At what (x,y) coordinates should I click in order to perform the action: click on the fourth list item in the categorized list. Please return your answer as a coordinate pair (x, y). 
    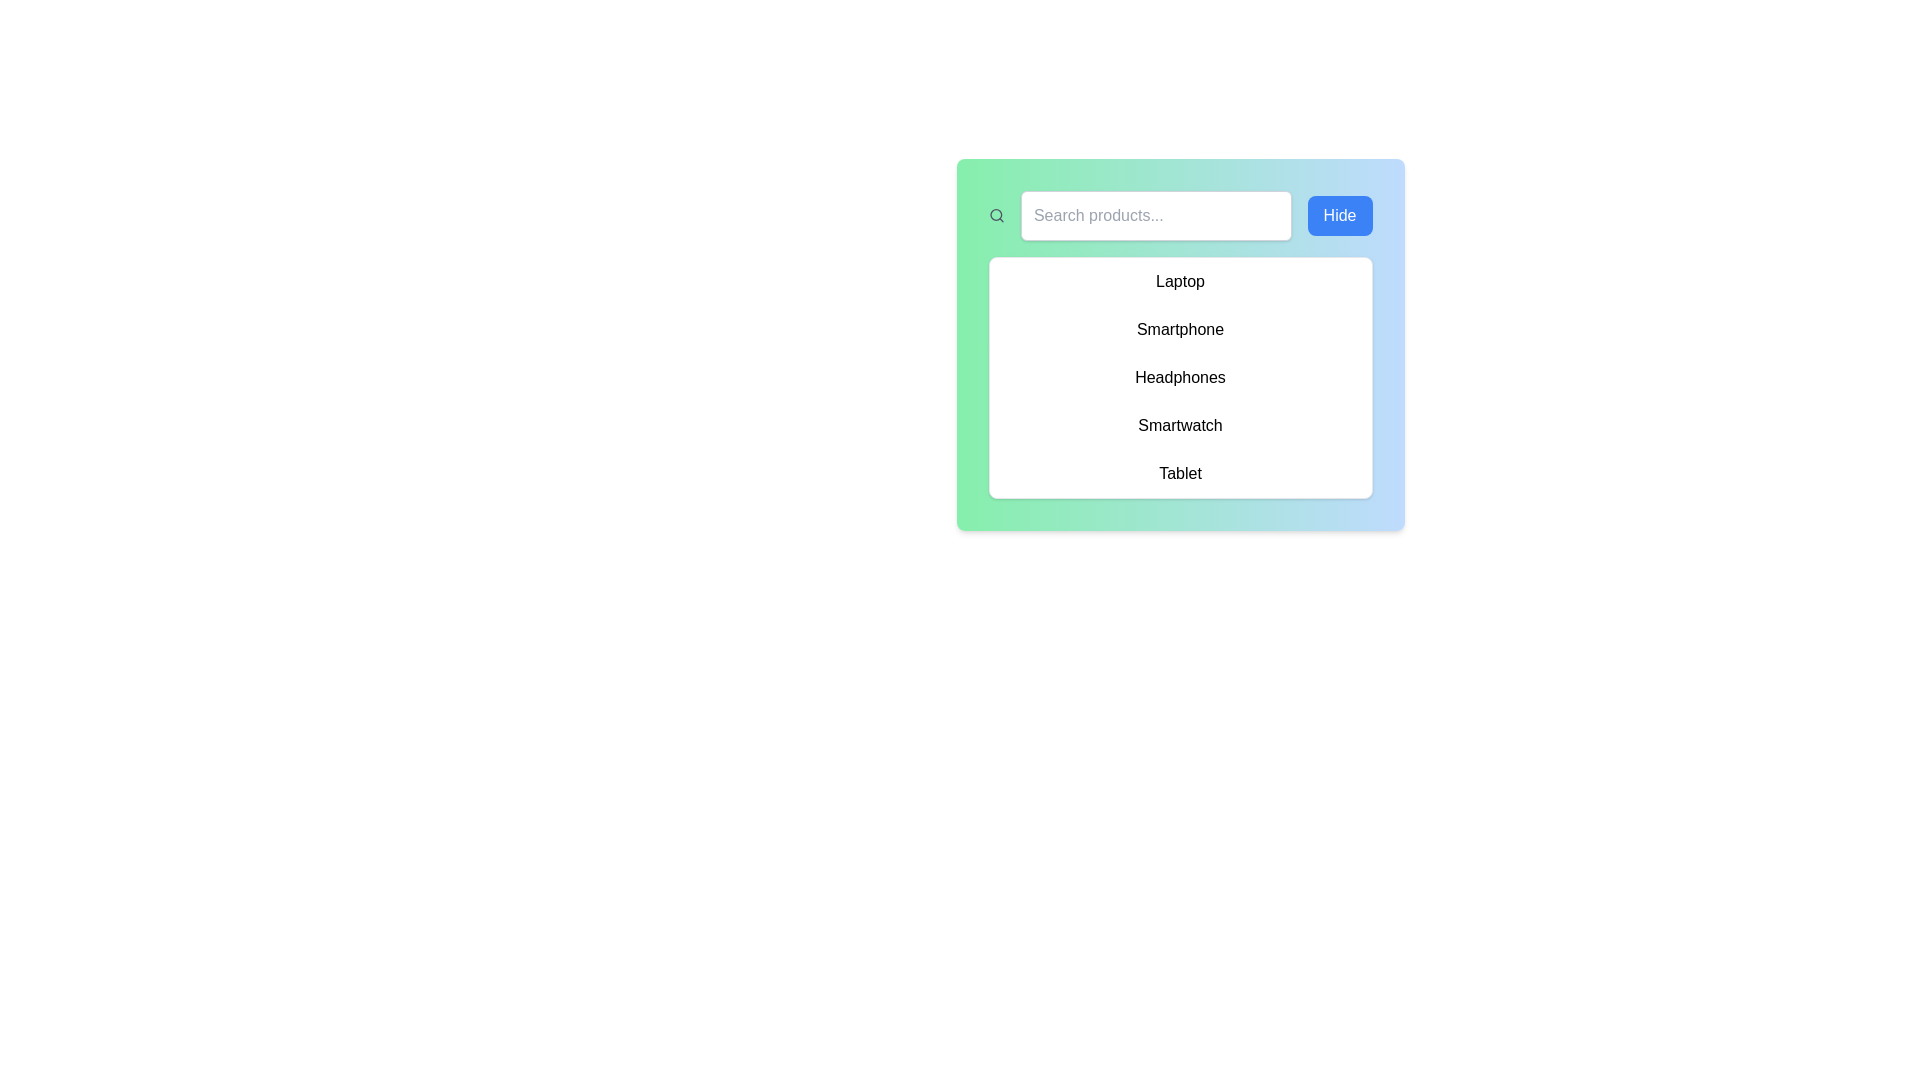
    Looking at the image, I should click on (1180, 424).